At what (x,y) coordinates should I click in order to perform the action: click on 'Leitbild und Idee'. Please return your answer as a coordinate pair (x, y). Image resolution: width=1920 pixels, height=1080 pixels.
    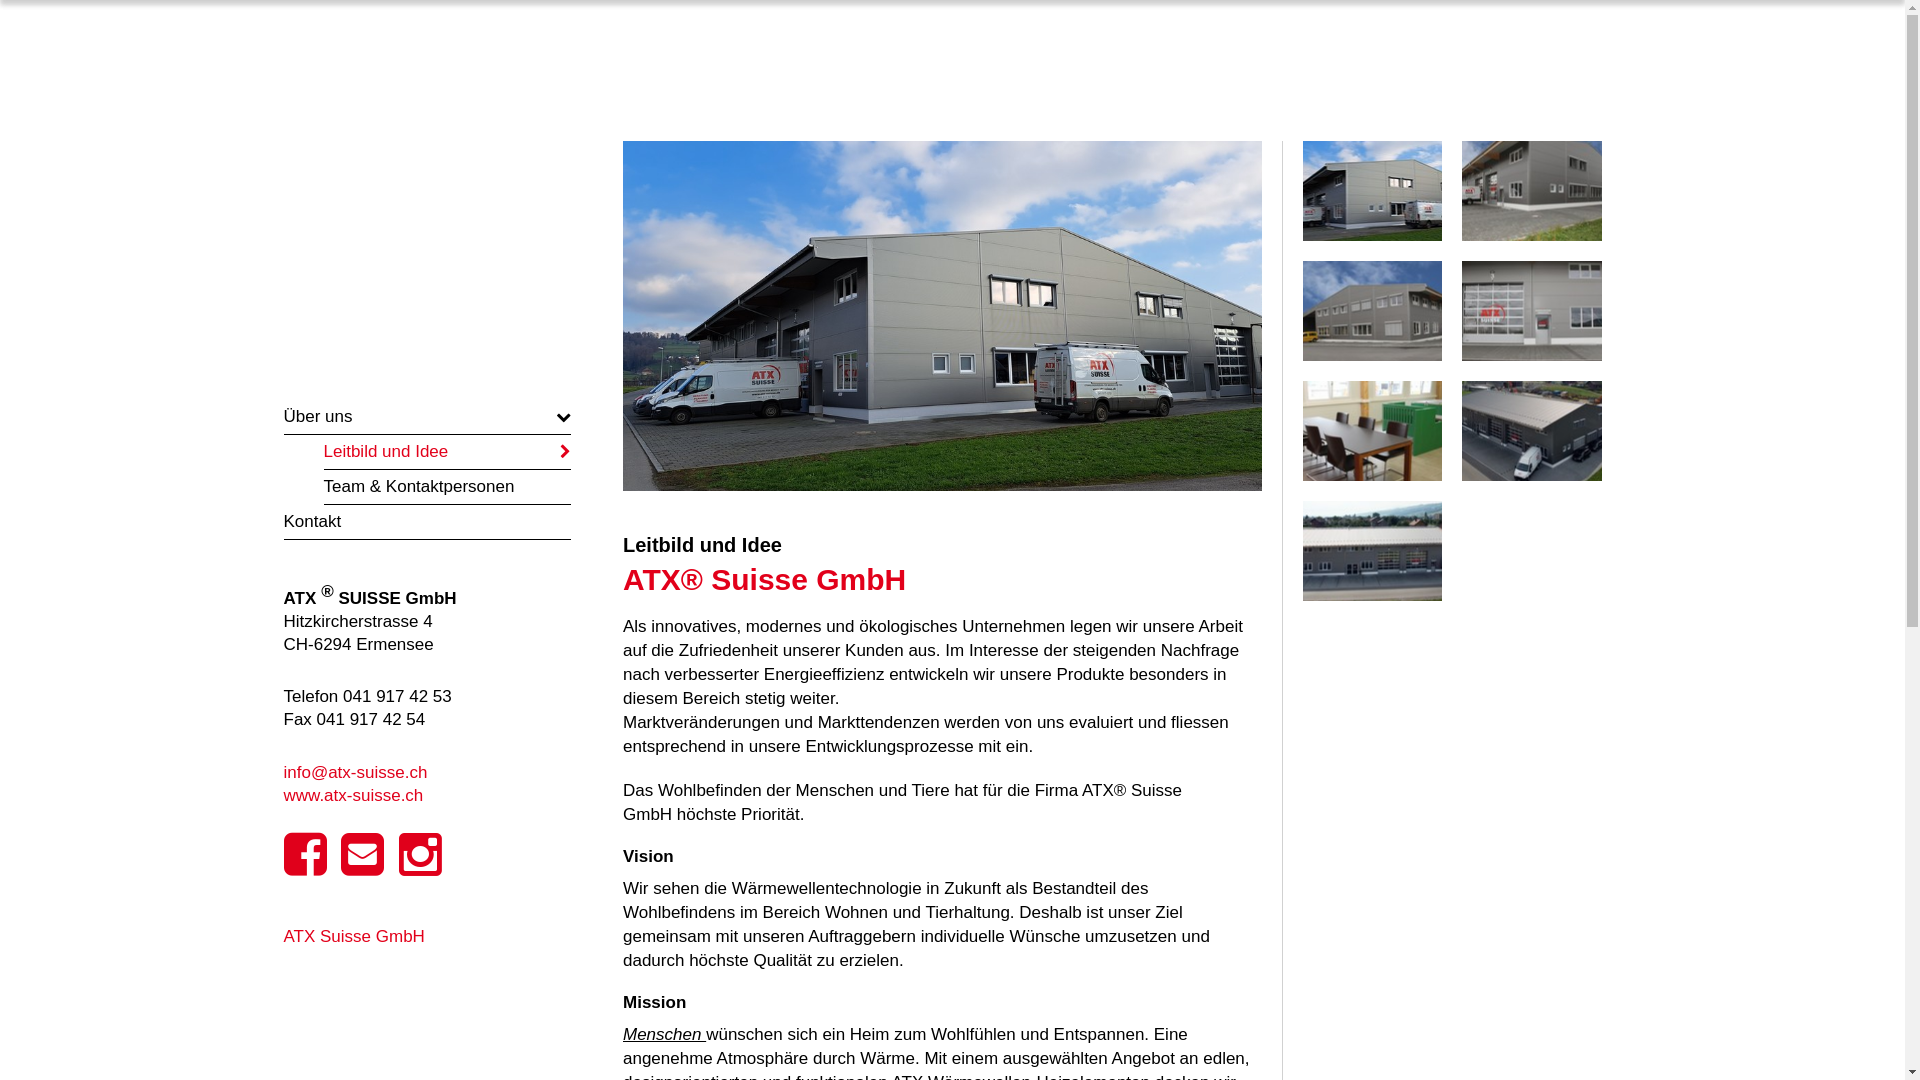
    Looking at the image, I should click on (446, 451).